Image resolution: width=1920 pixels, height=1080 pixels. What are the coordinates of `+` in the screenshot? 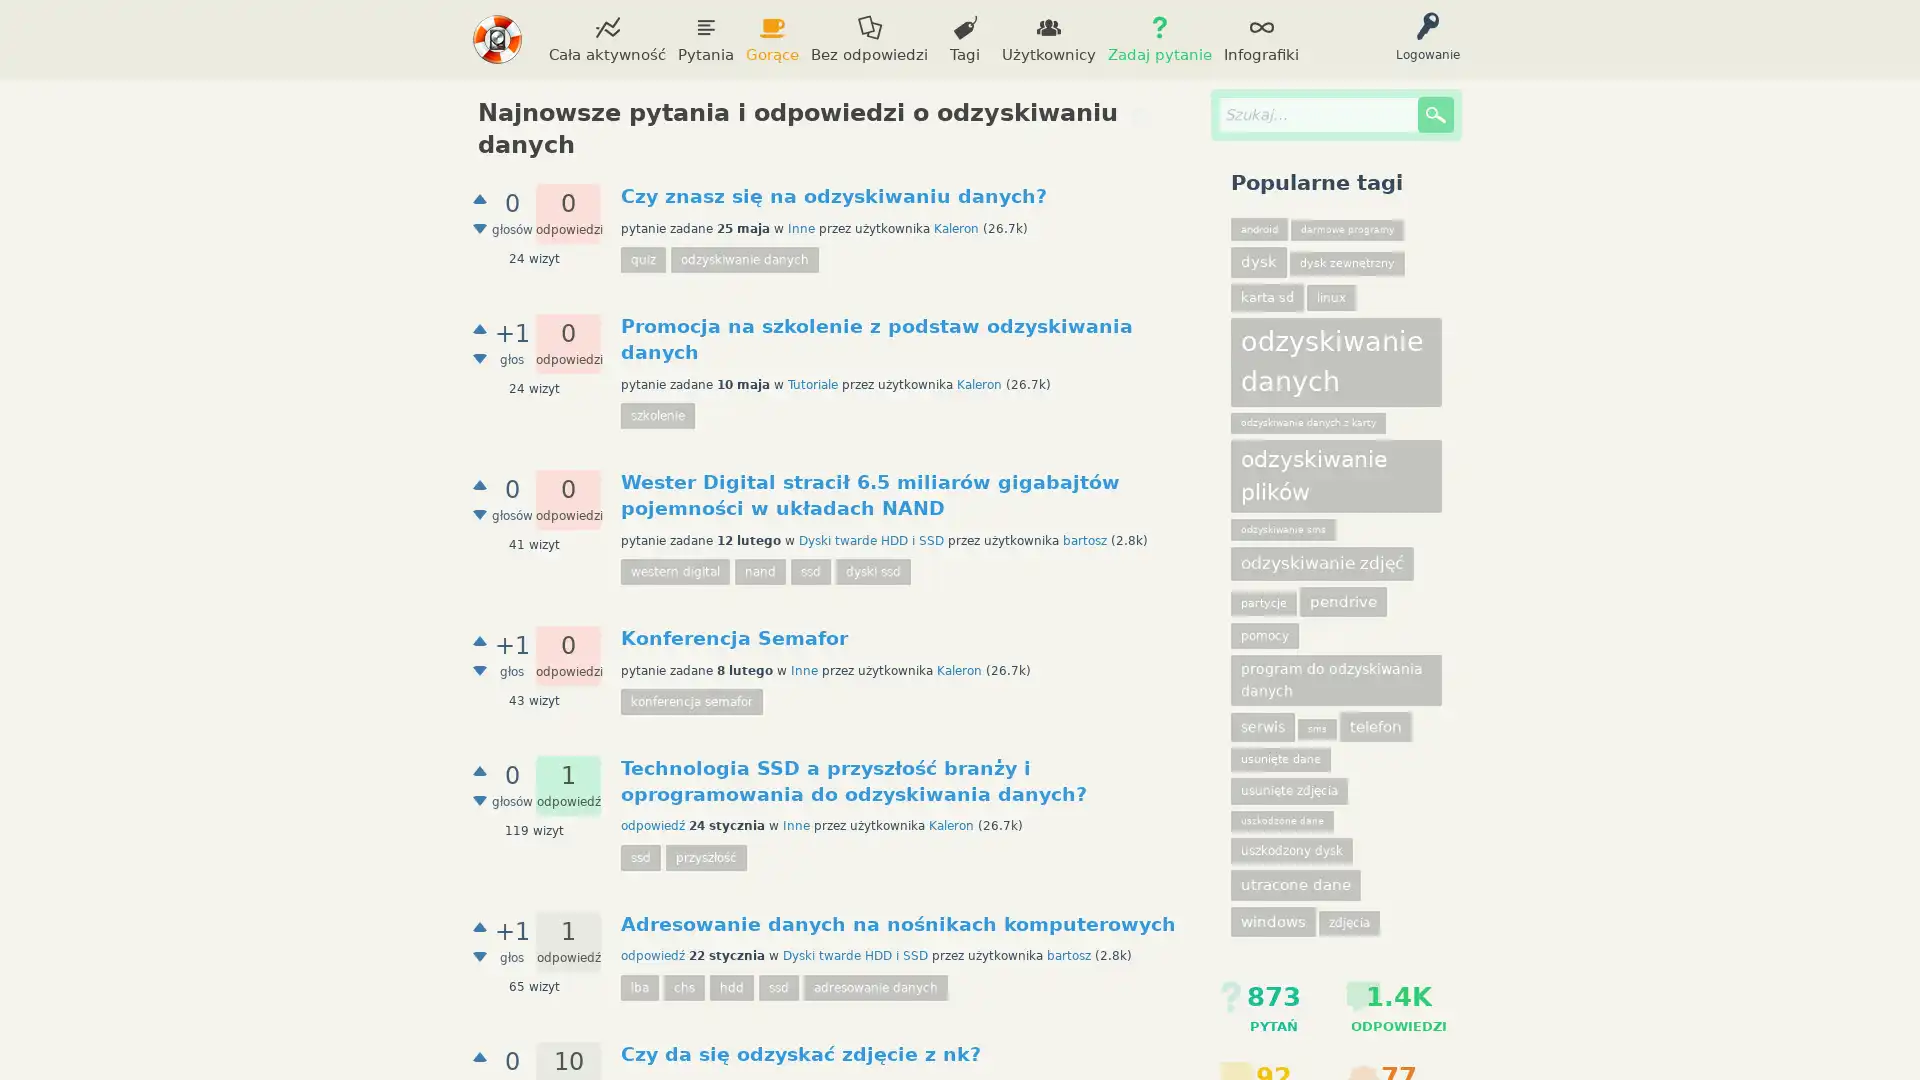 It's located at (480, 327).